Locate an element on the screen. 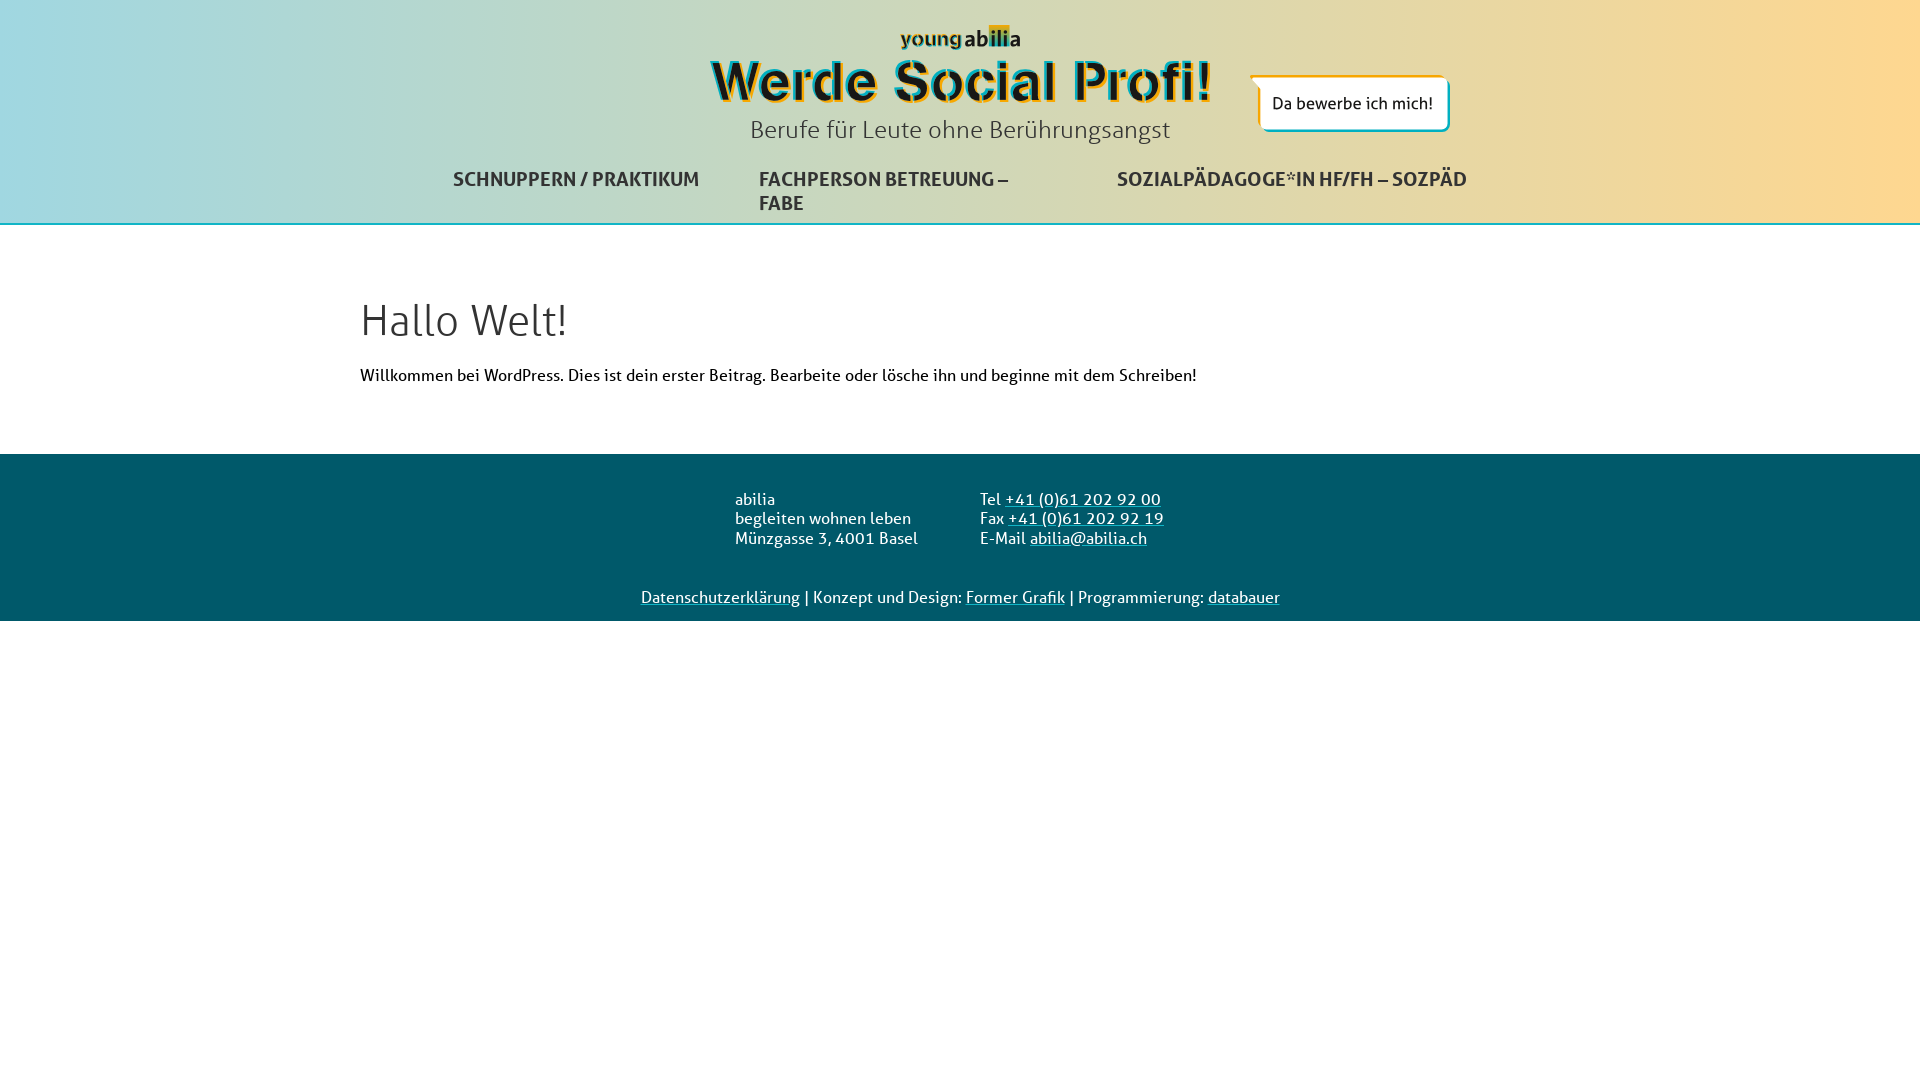 This screenshot has height=1080, width=1920. 'SCHNUPPERN / PRAKTIKUM' is located at coordinates (575, 177).